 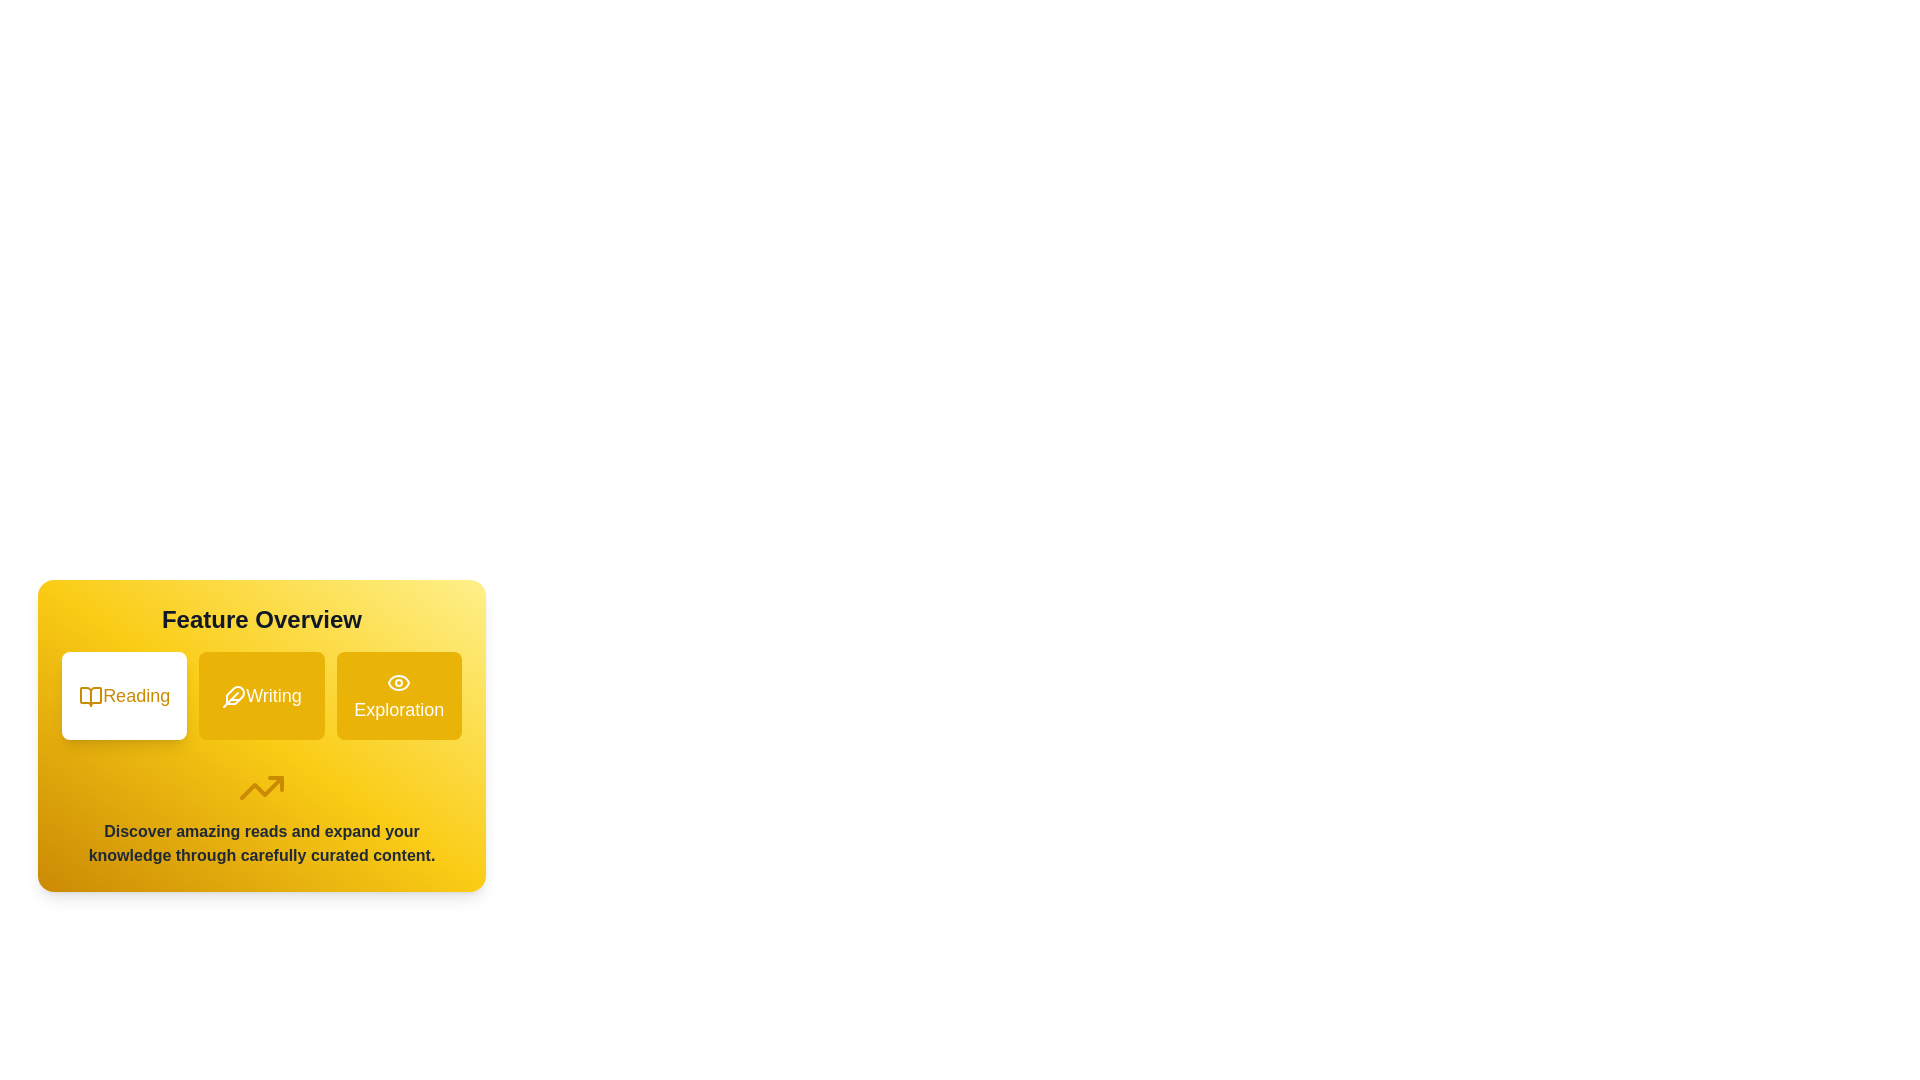 What do you see at coordinates (399, 694) in the screenshot?
I see `the bright yellow 'Exploration' button with rounded corners, containing white text and an eye icon` at bounding box center [399, 694].